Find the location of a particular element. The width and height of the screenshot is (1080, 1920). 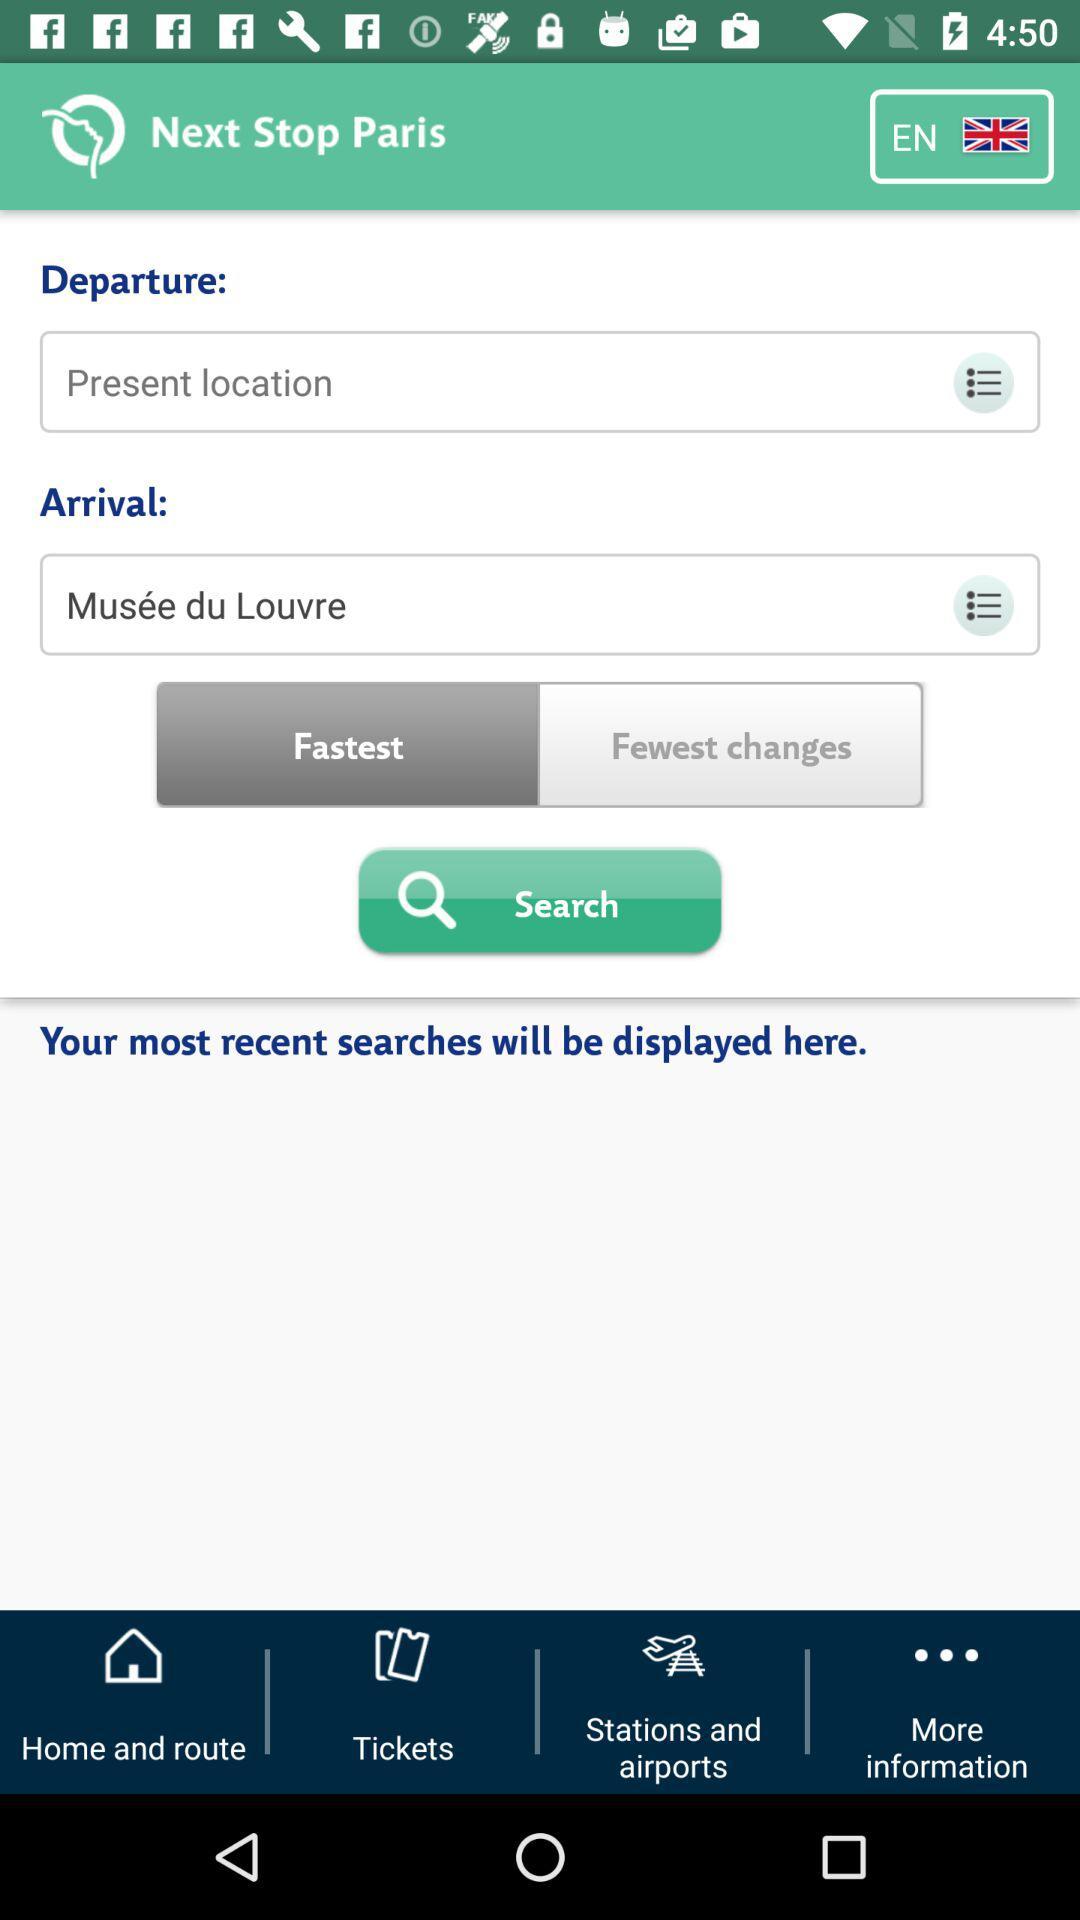

fewest changes item is located at coordinates (731, 743).